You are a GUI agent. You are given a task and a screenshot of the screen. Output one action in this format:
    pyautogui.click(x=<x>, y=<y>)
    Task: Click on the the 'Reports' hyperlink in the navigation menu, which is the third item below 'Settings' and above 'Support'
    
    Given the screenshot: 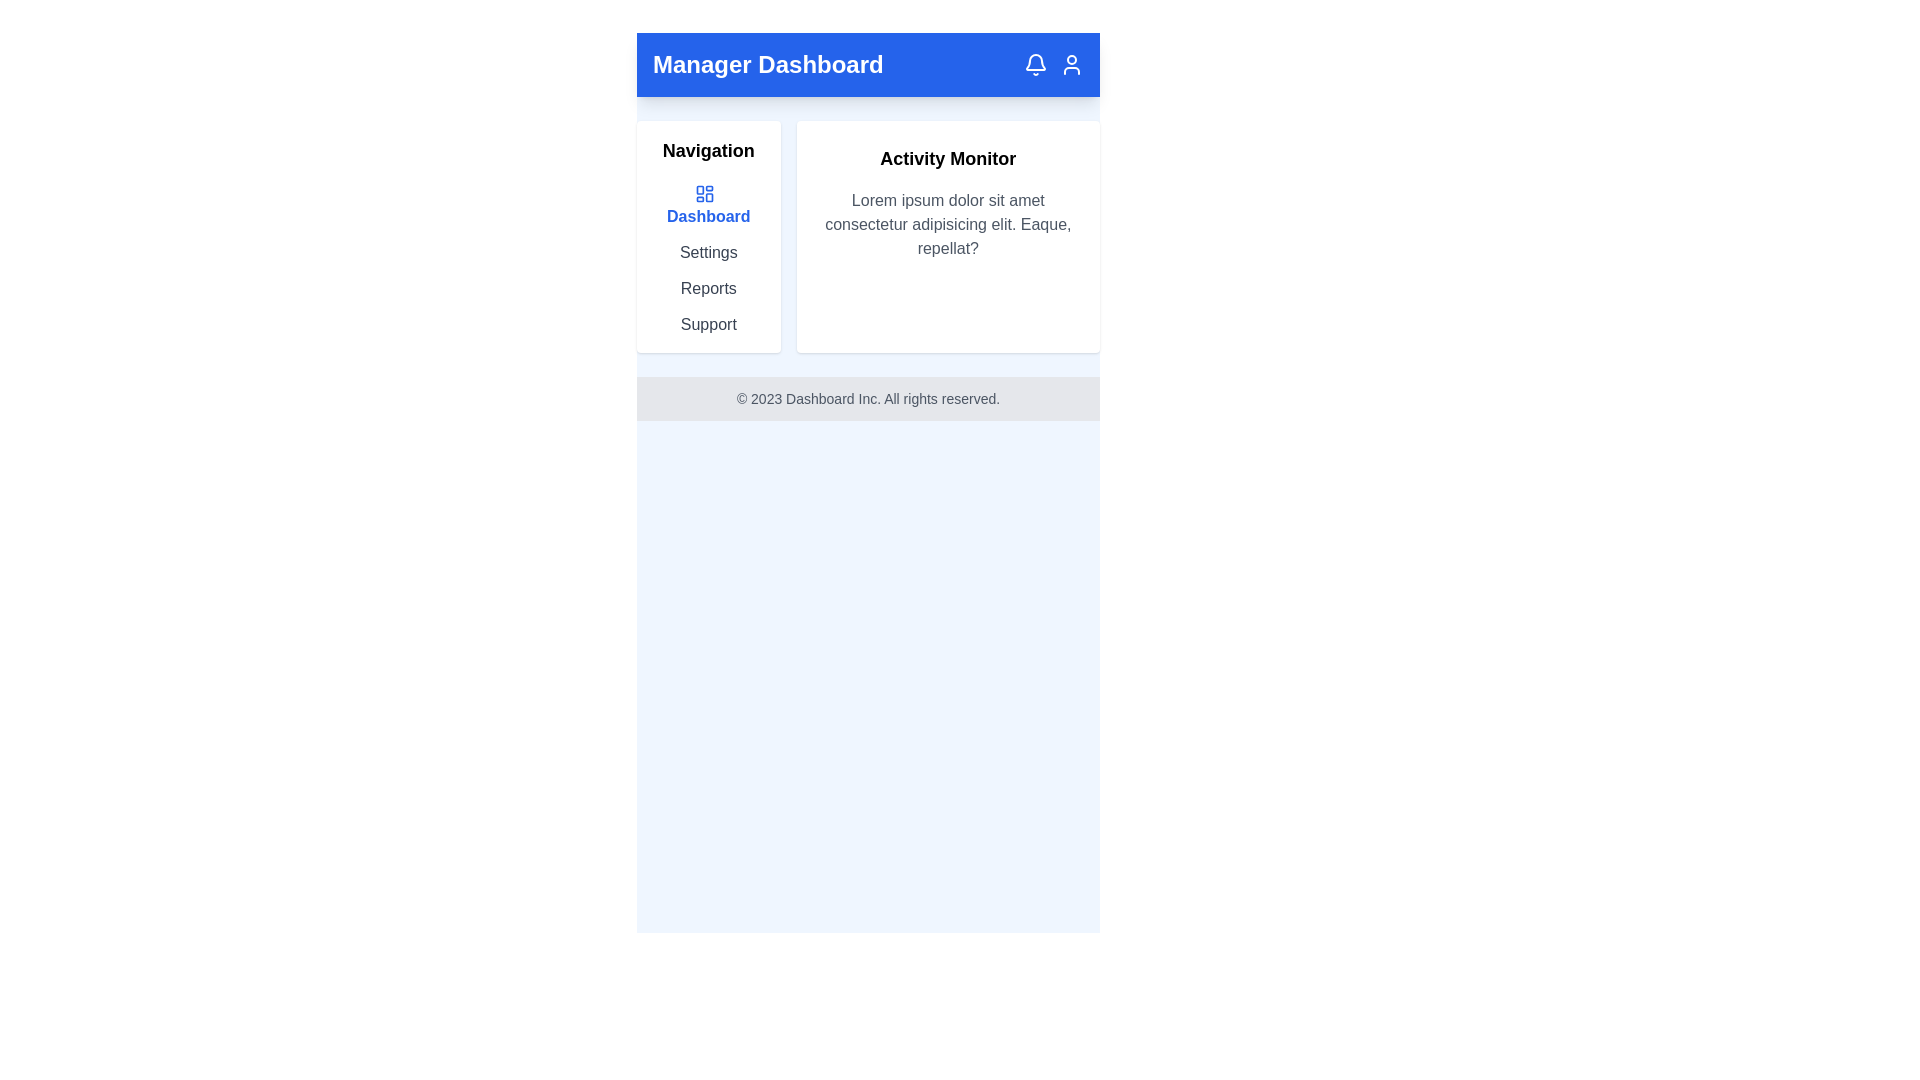 What is the action you would take?
    pyautogui.click(x=708, y=289)
    